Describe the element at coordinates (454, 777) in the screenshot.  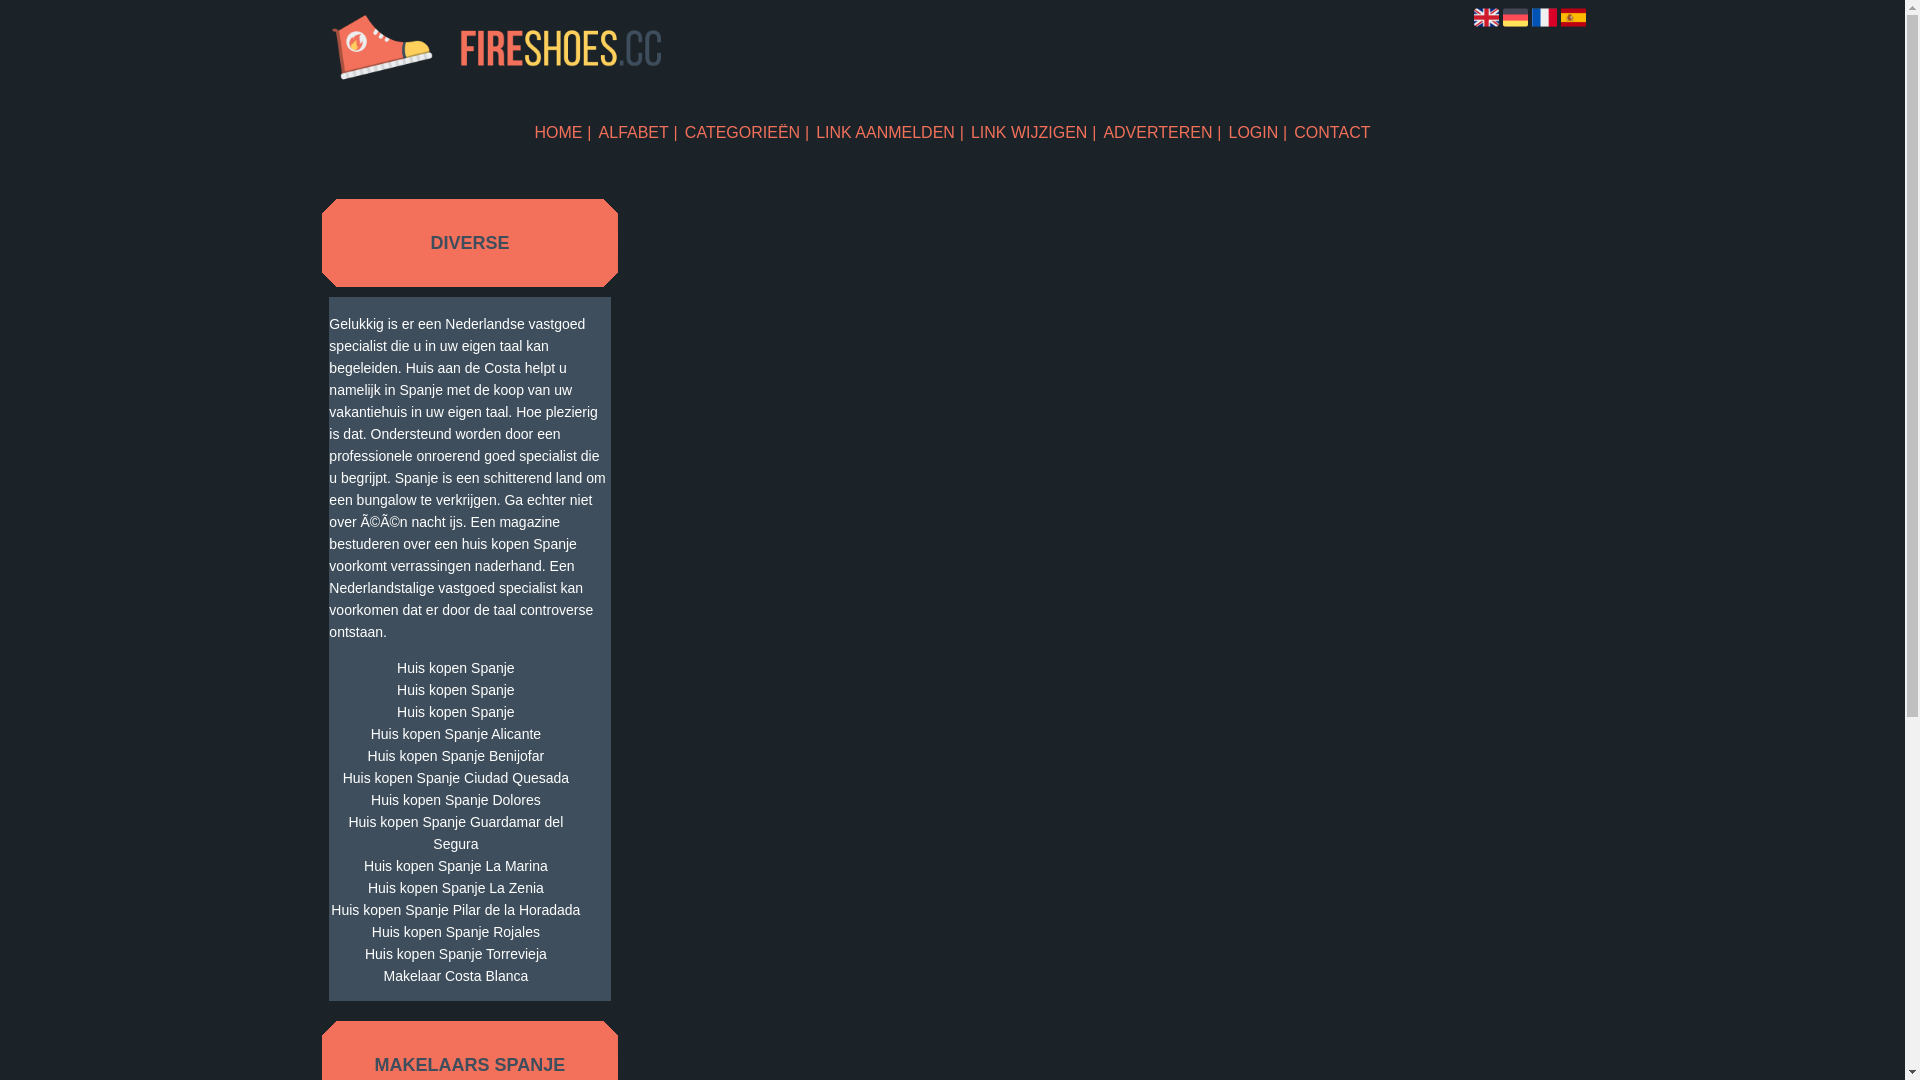
I see `'Huis kopen Spanje Ciudad Quesada'` at that location.